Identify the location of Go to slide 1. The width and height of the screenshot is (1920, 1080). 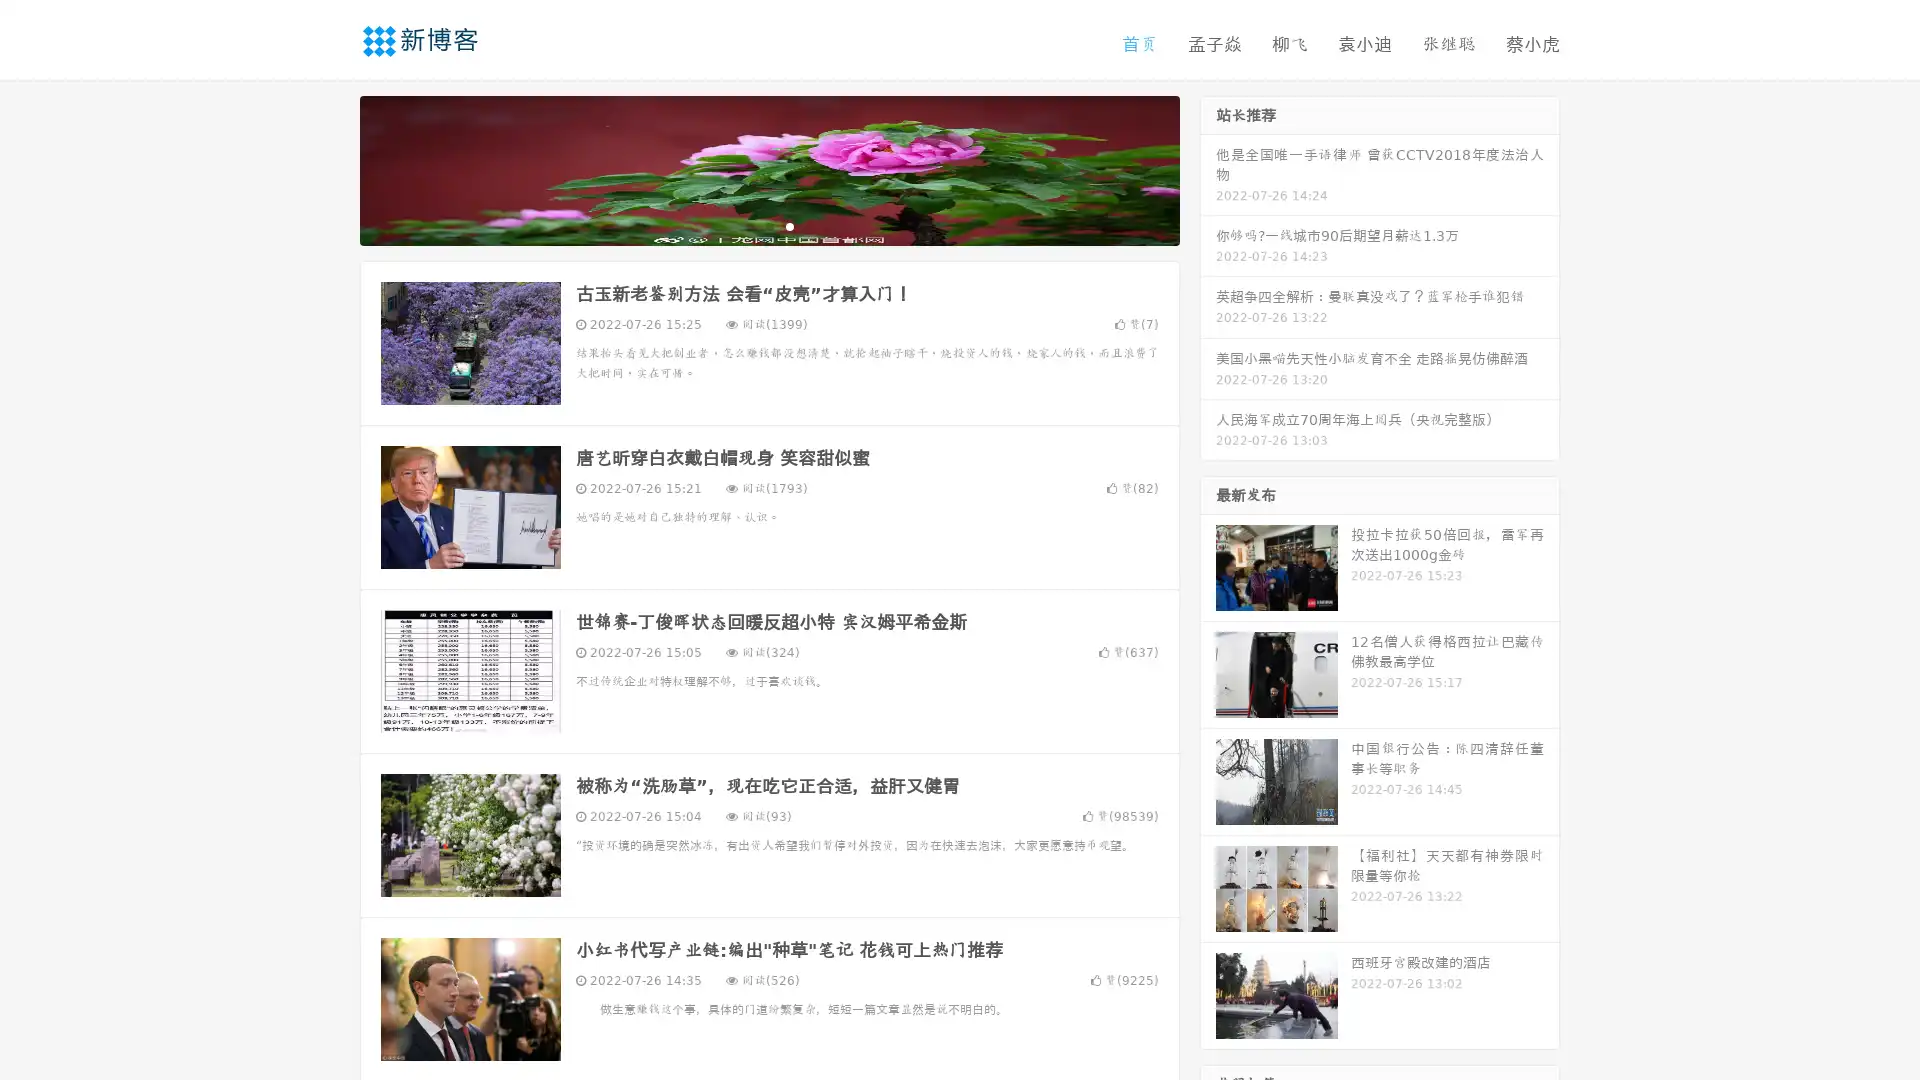
(748, 225).